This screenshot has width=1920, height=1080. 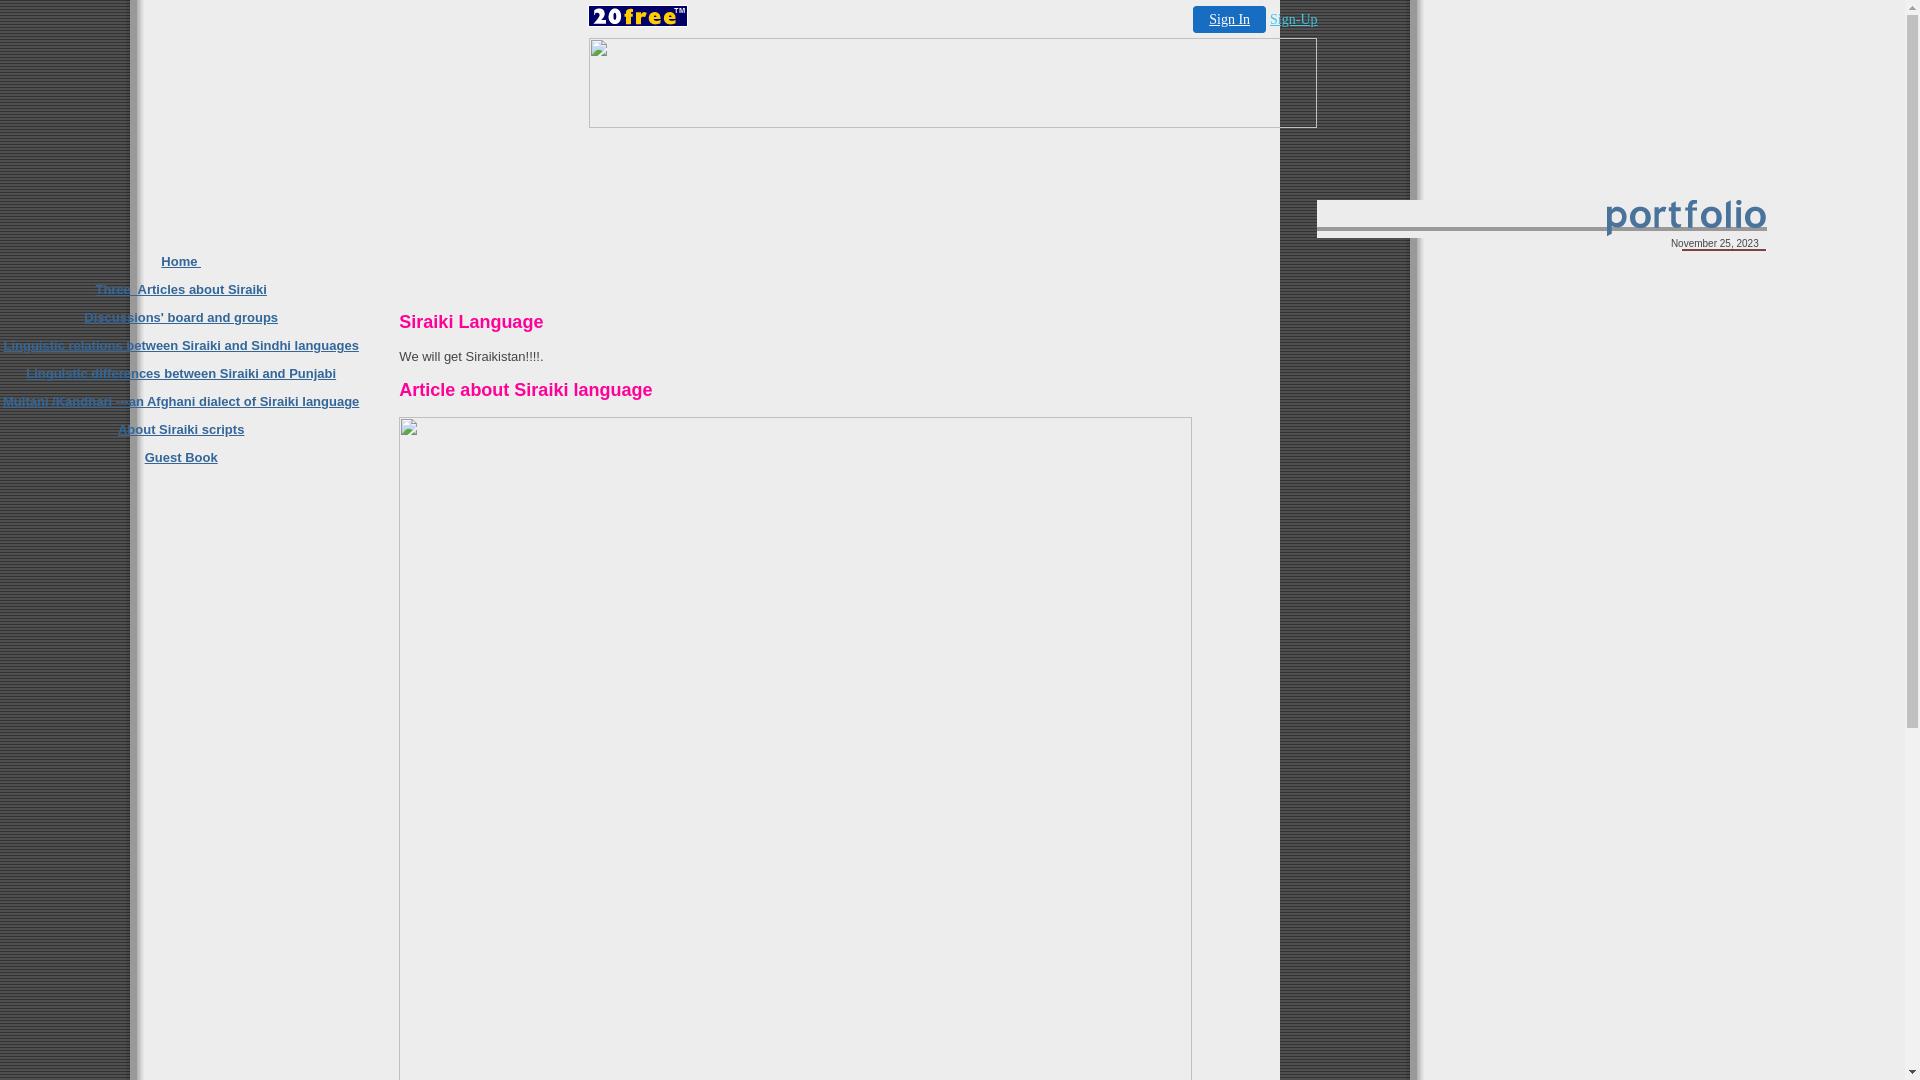 What do you see at coordinates (180, 289) in the screenshot?
I see `'Three  Articles about Siraiki'` at bounding box center [180, 289].